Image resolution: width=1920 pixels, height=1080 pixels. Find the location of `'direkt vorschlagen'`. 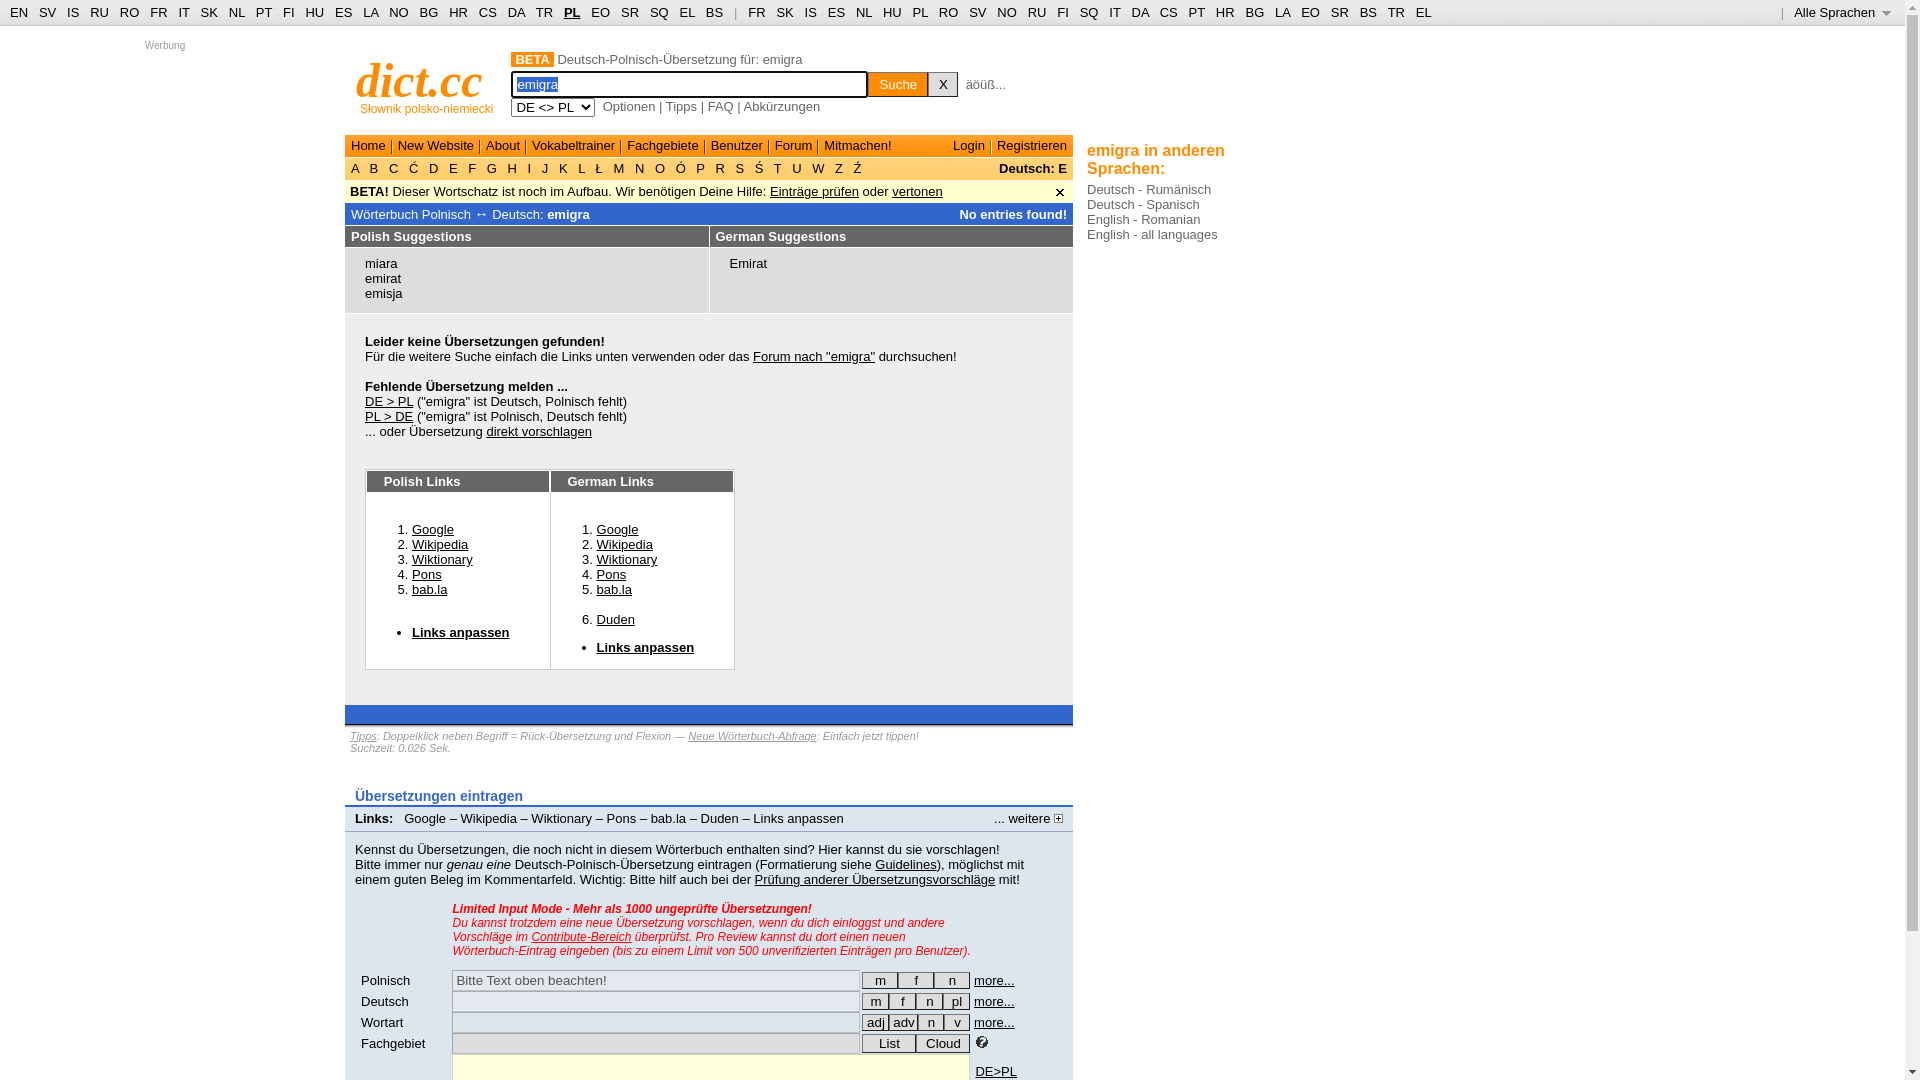

'direkt vorschlagen' is located at coordinates (538, 430).